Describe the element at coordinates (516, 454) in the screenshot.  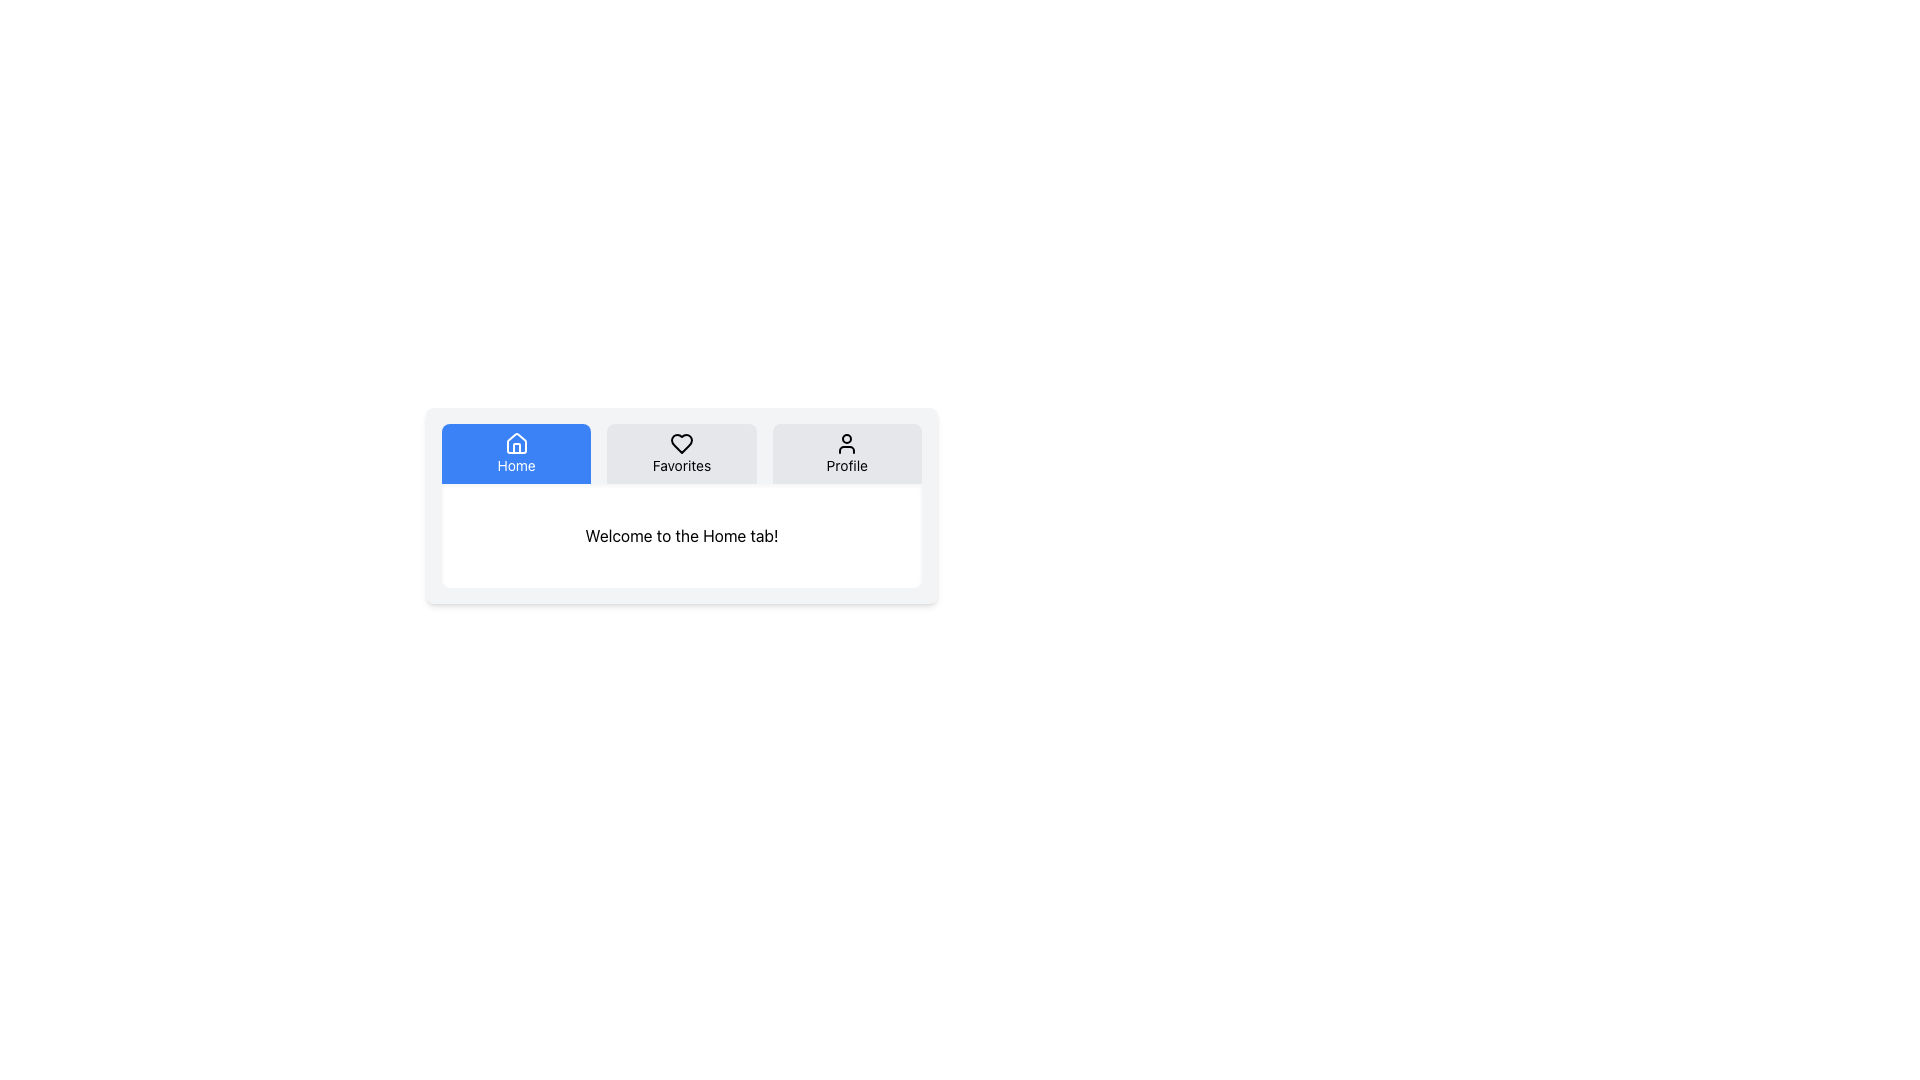
I see `the leftmost 'Home' navigation button to trigger any associated hover effects` at that location.